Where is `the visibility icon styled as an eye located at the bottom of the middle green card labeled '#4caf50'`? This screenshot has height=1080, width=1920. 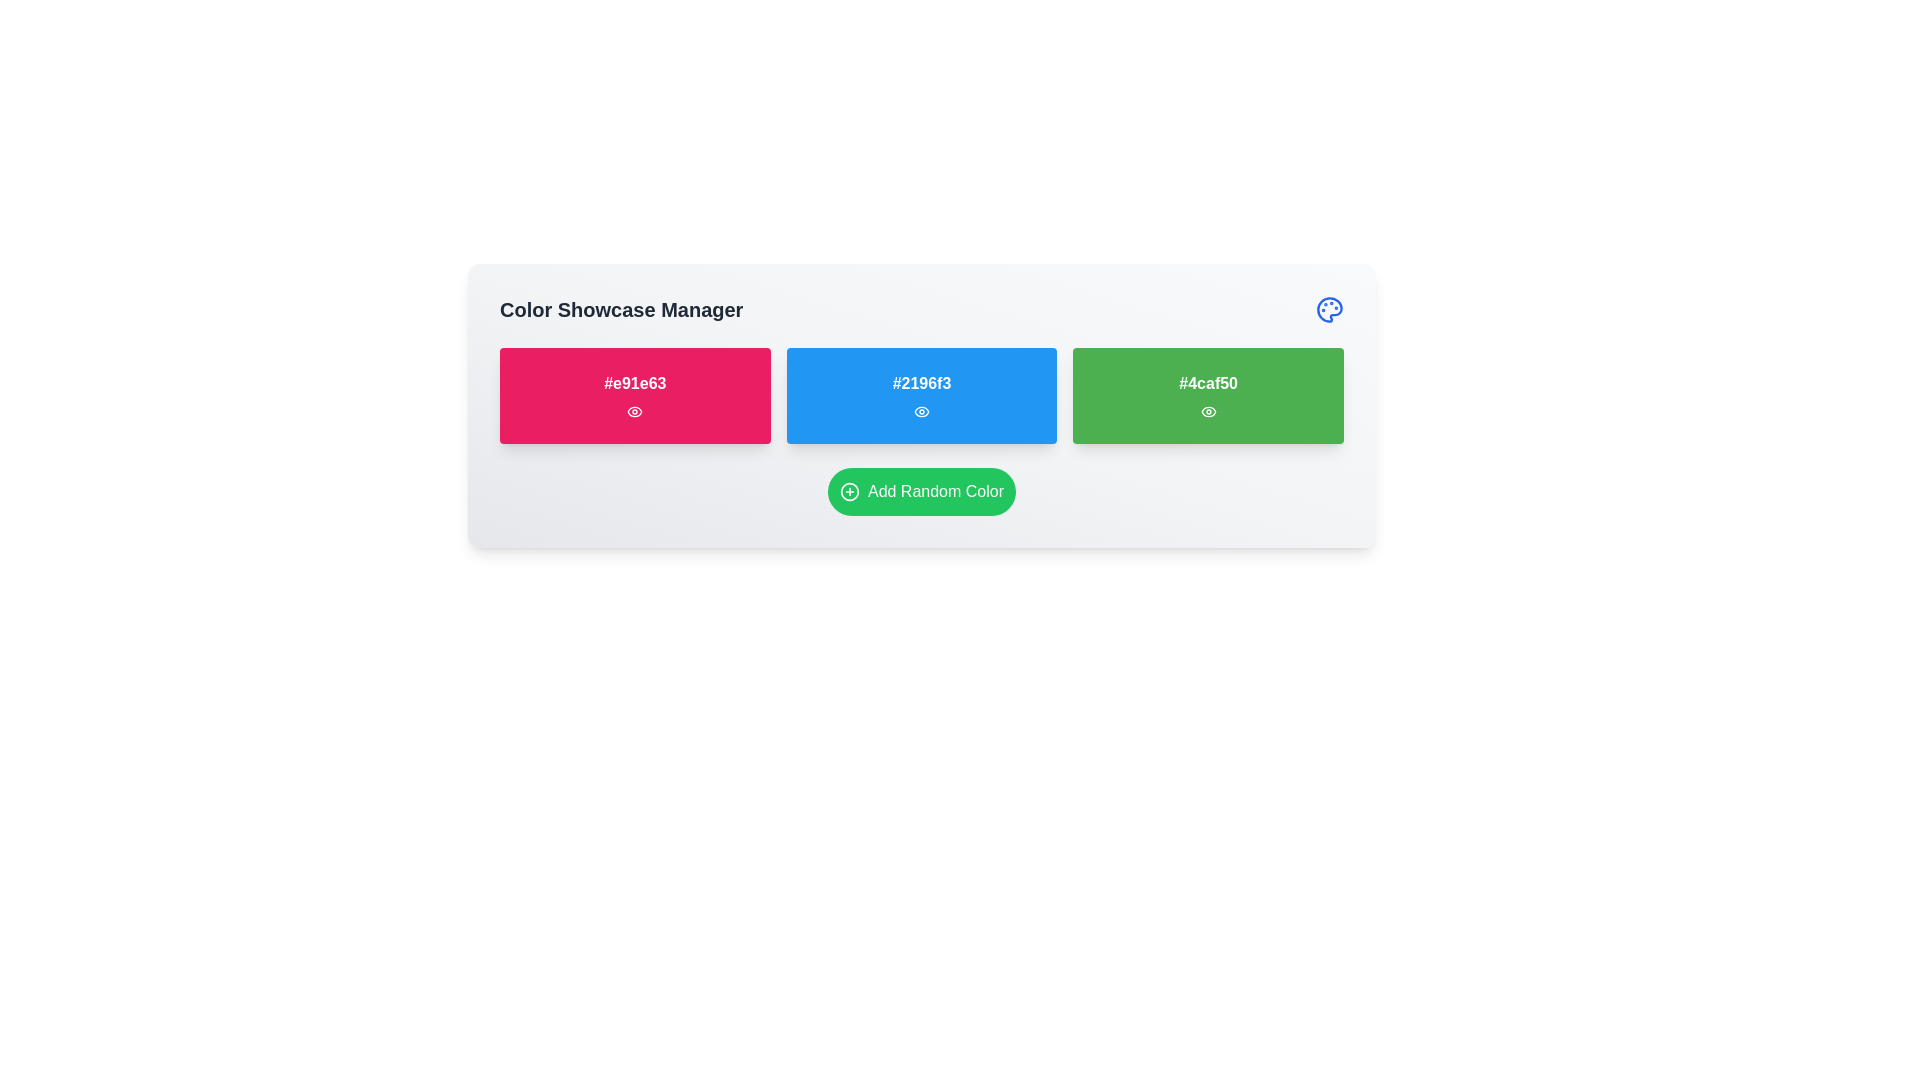
the visibility icon styled as an eye located at the bottom of the middle green card labeled '#4caf50' is located at coordinates (1207, 411).